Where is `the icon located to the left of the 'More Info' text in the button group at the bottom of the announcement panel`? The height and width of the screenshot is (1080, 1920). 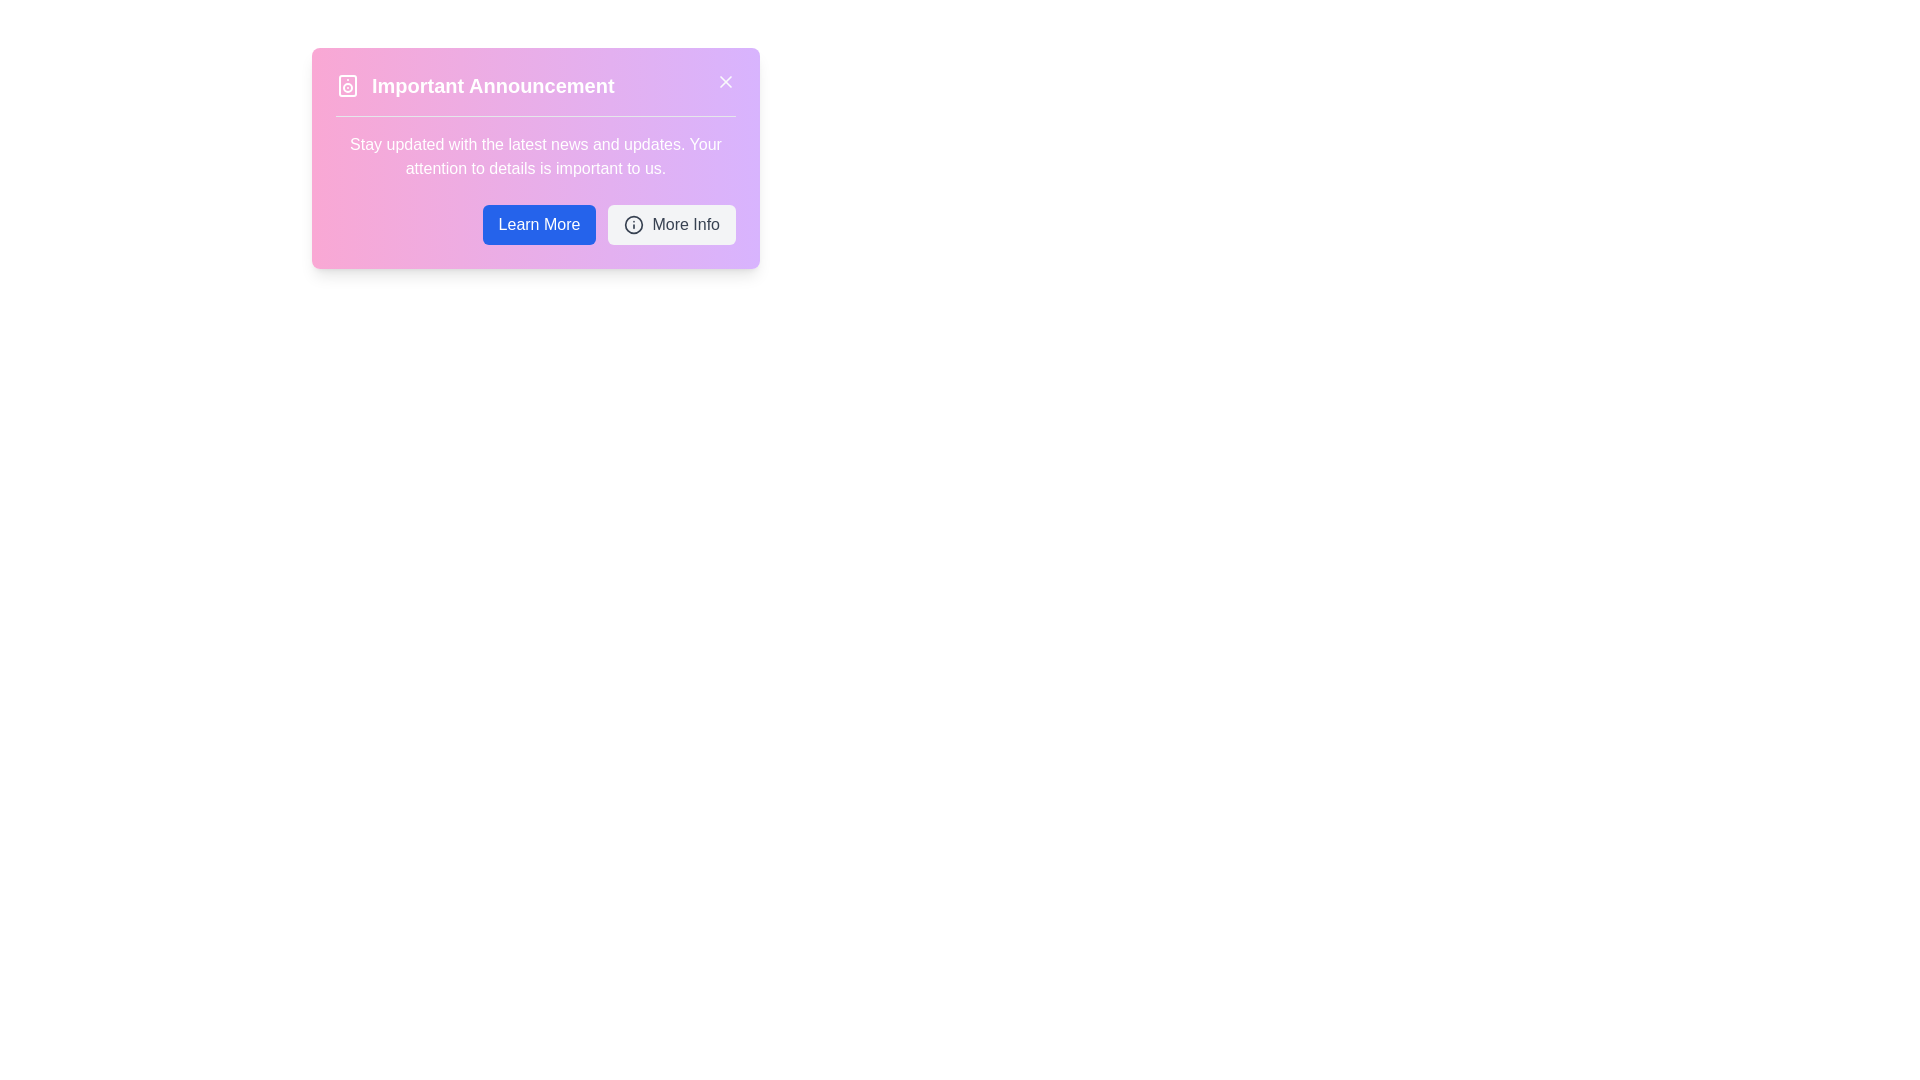
the icon located to the left of the 'More Info' text in the button group at the bottom of the announcement panel is located at coordinates (633, 224).